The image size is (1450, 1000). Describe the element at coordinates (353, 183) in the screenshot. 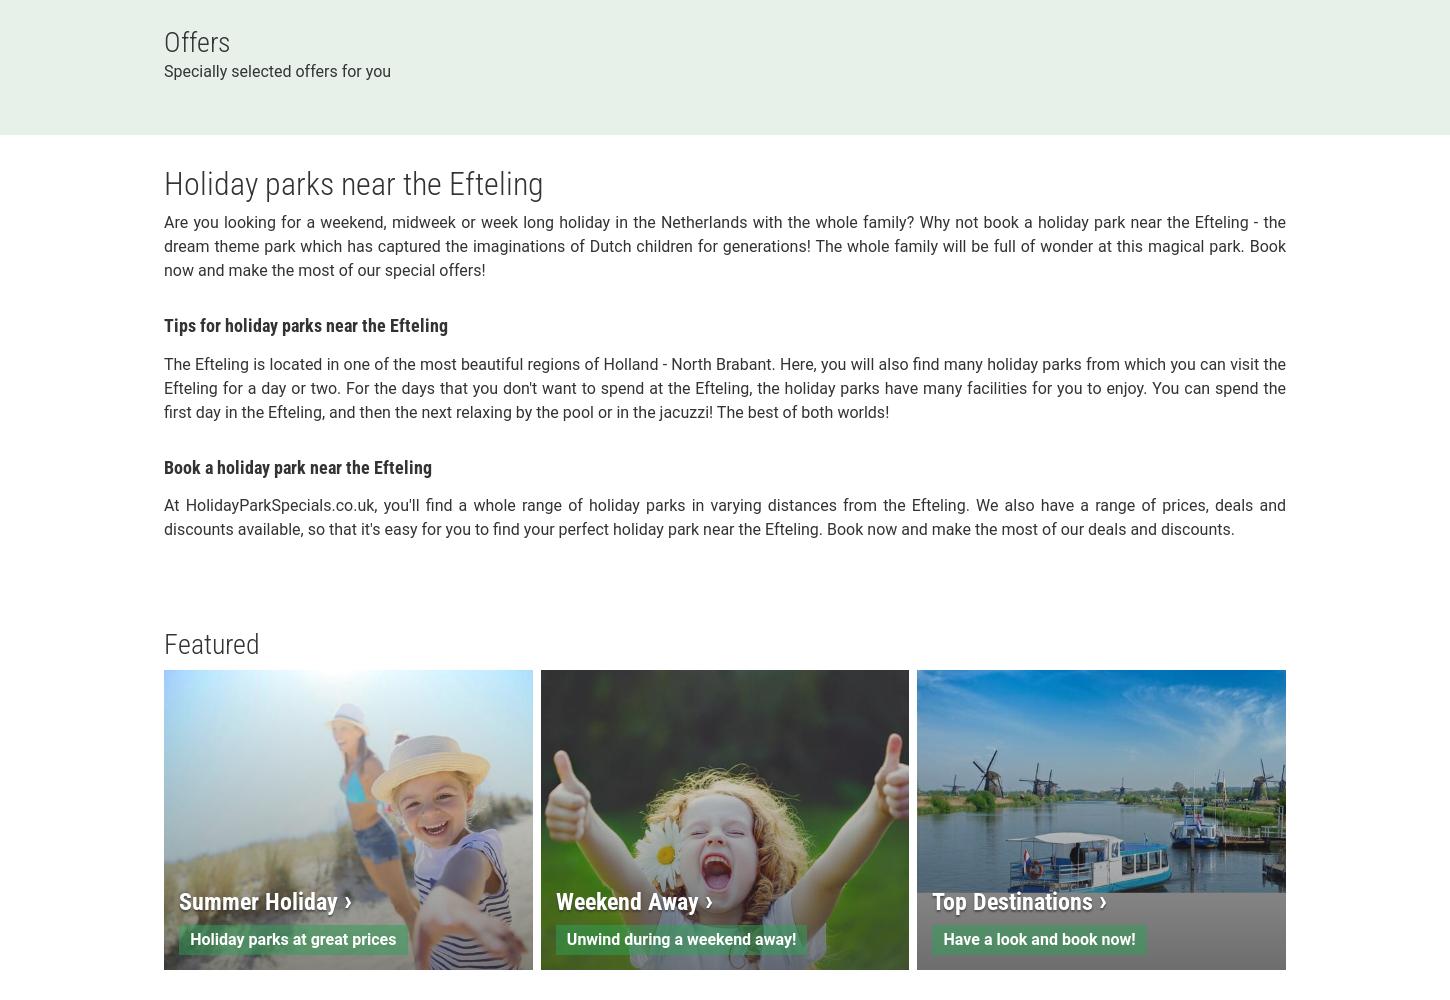

I see `'Holiday parks near the Efteling'` at that location.